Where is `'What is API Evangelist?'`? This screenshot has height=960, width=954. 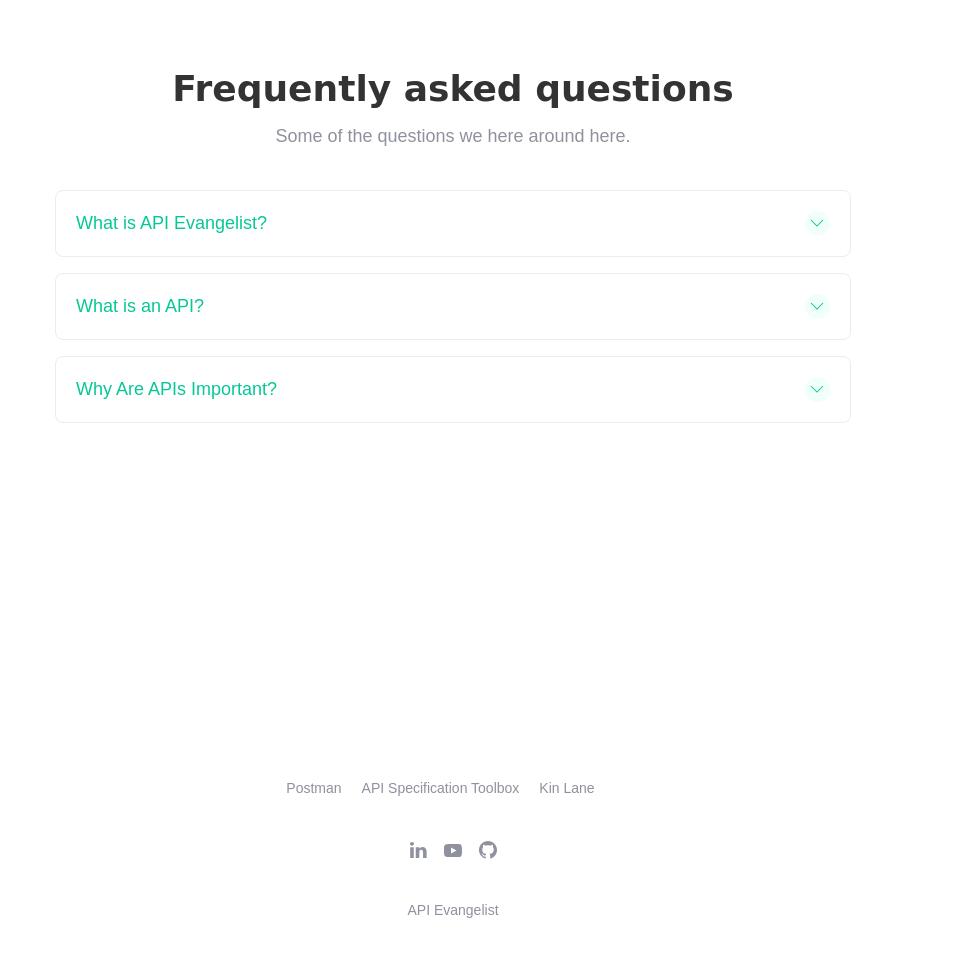 'What is API Evangelist?' is located at coordinates (170, 222).